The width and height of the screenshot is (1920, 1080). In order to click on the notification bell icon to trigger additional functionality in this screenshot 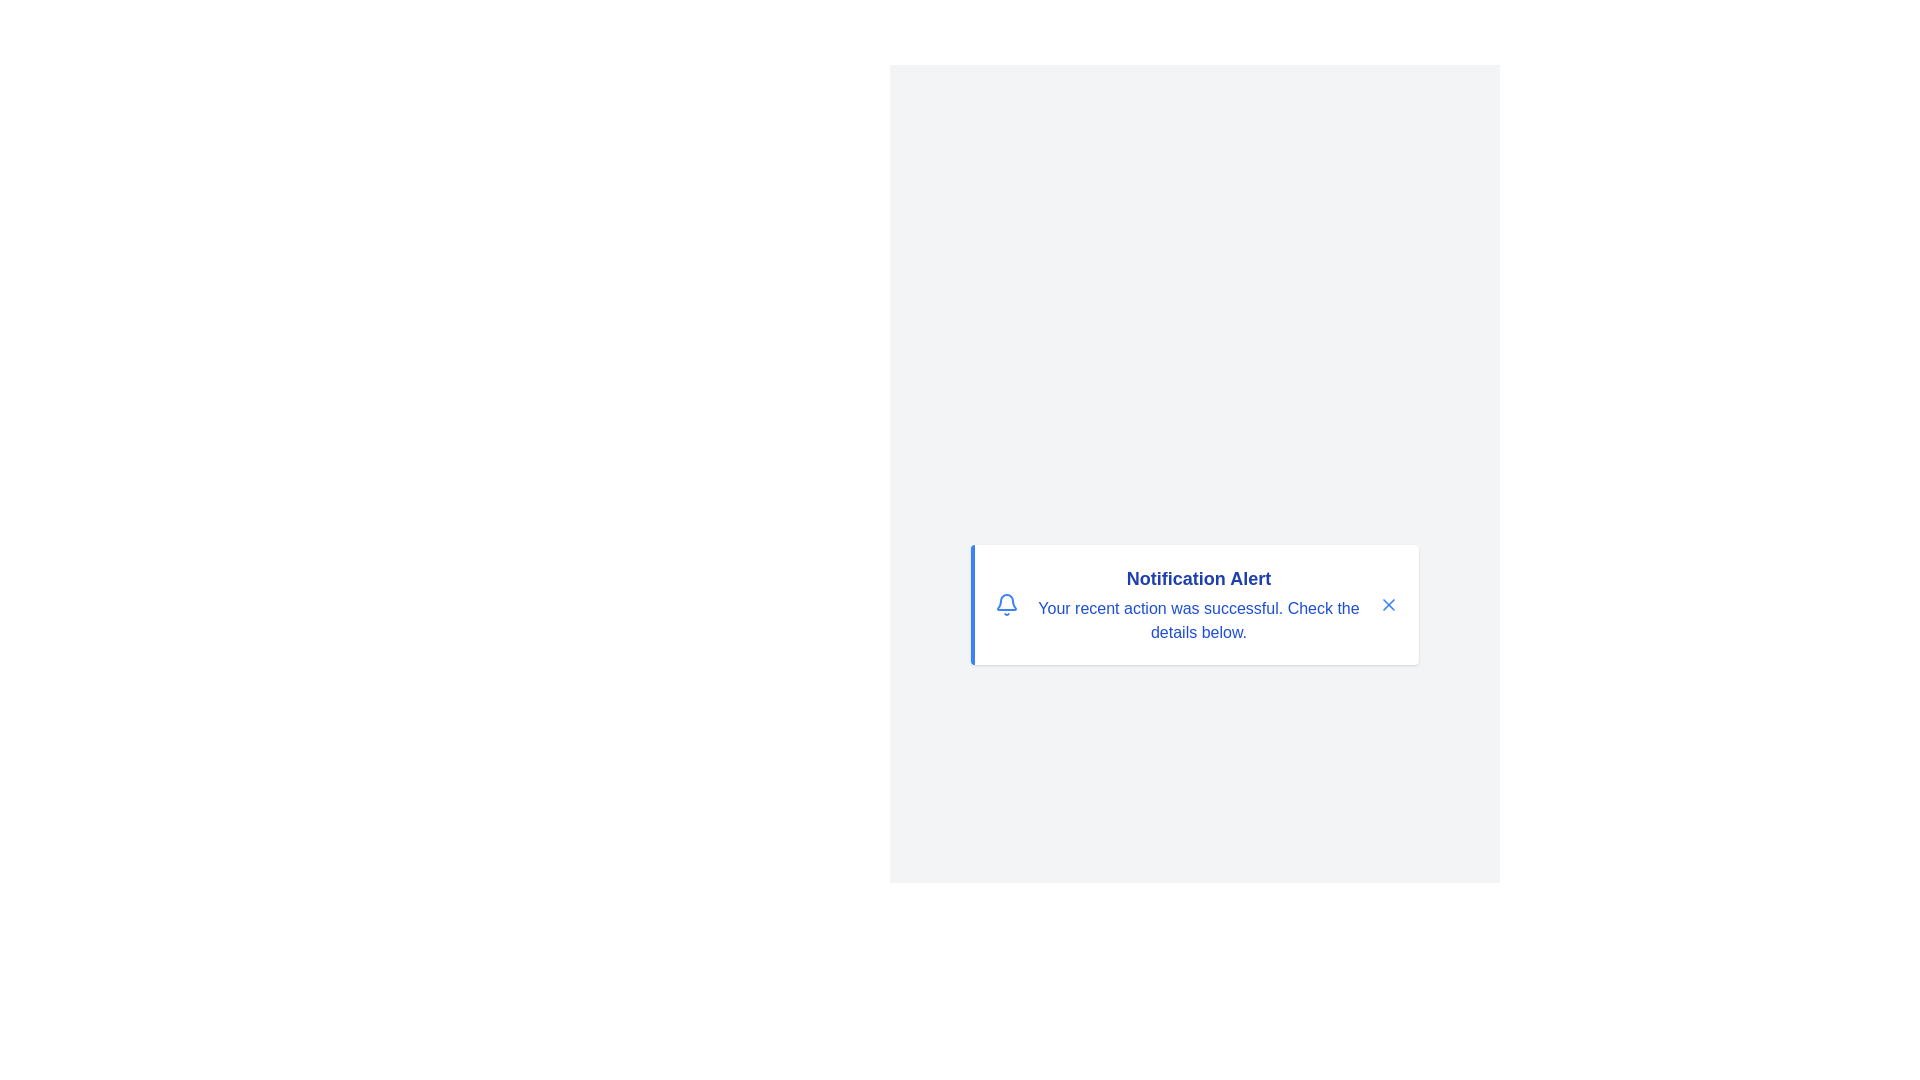, I will do `click(1007, 604)`.